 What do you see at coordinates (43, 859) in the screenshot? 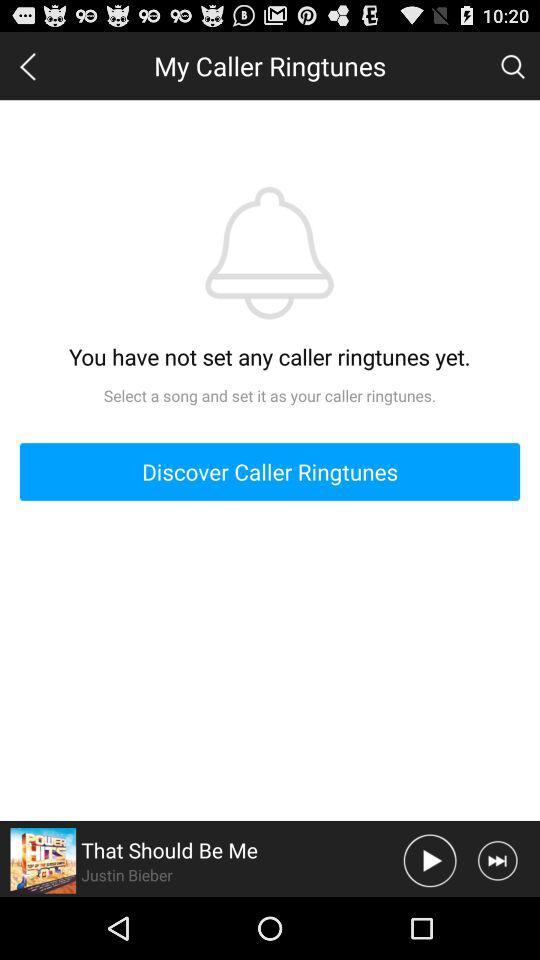
I see `click album cover` at bounding box center [43, 859].